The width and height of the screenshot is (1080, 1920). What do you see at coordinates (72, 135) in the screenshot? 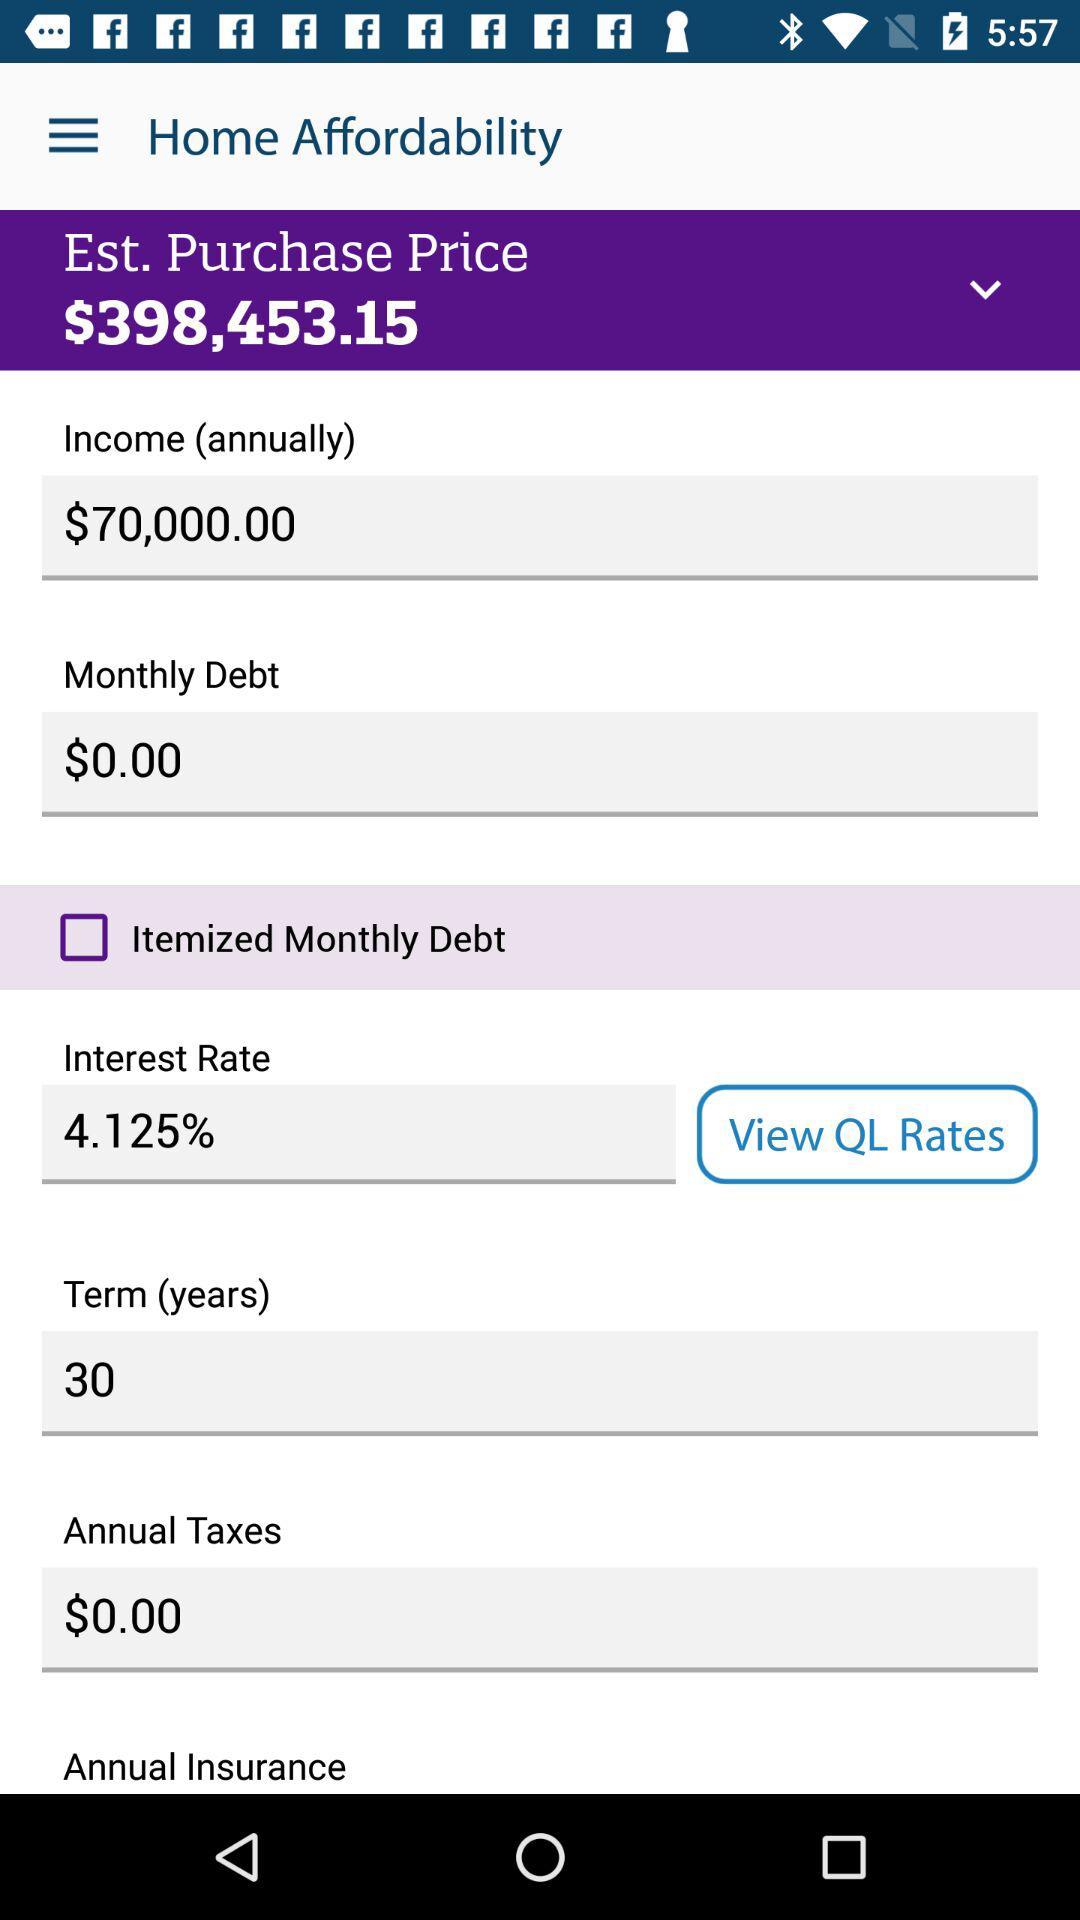
I see `the icon next to home affordability item` at bounding box center [72, 135].